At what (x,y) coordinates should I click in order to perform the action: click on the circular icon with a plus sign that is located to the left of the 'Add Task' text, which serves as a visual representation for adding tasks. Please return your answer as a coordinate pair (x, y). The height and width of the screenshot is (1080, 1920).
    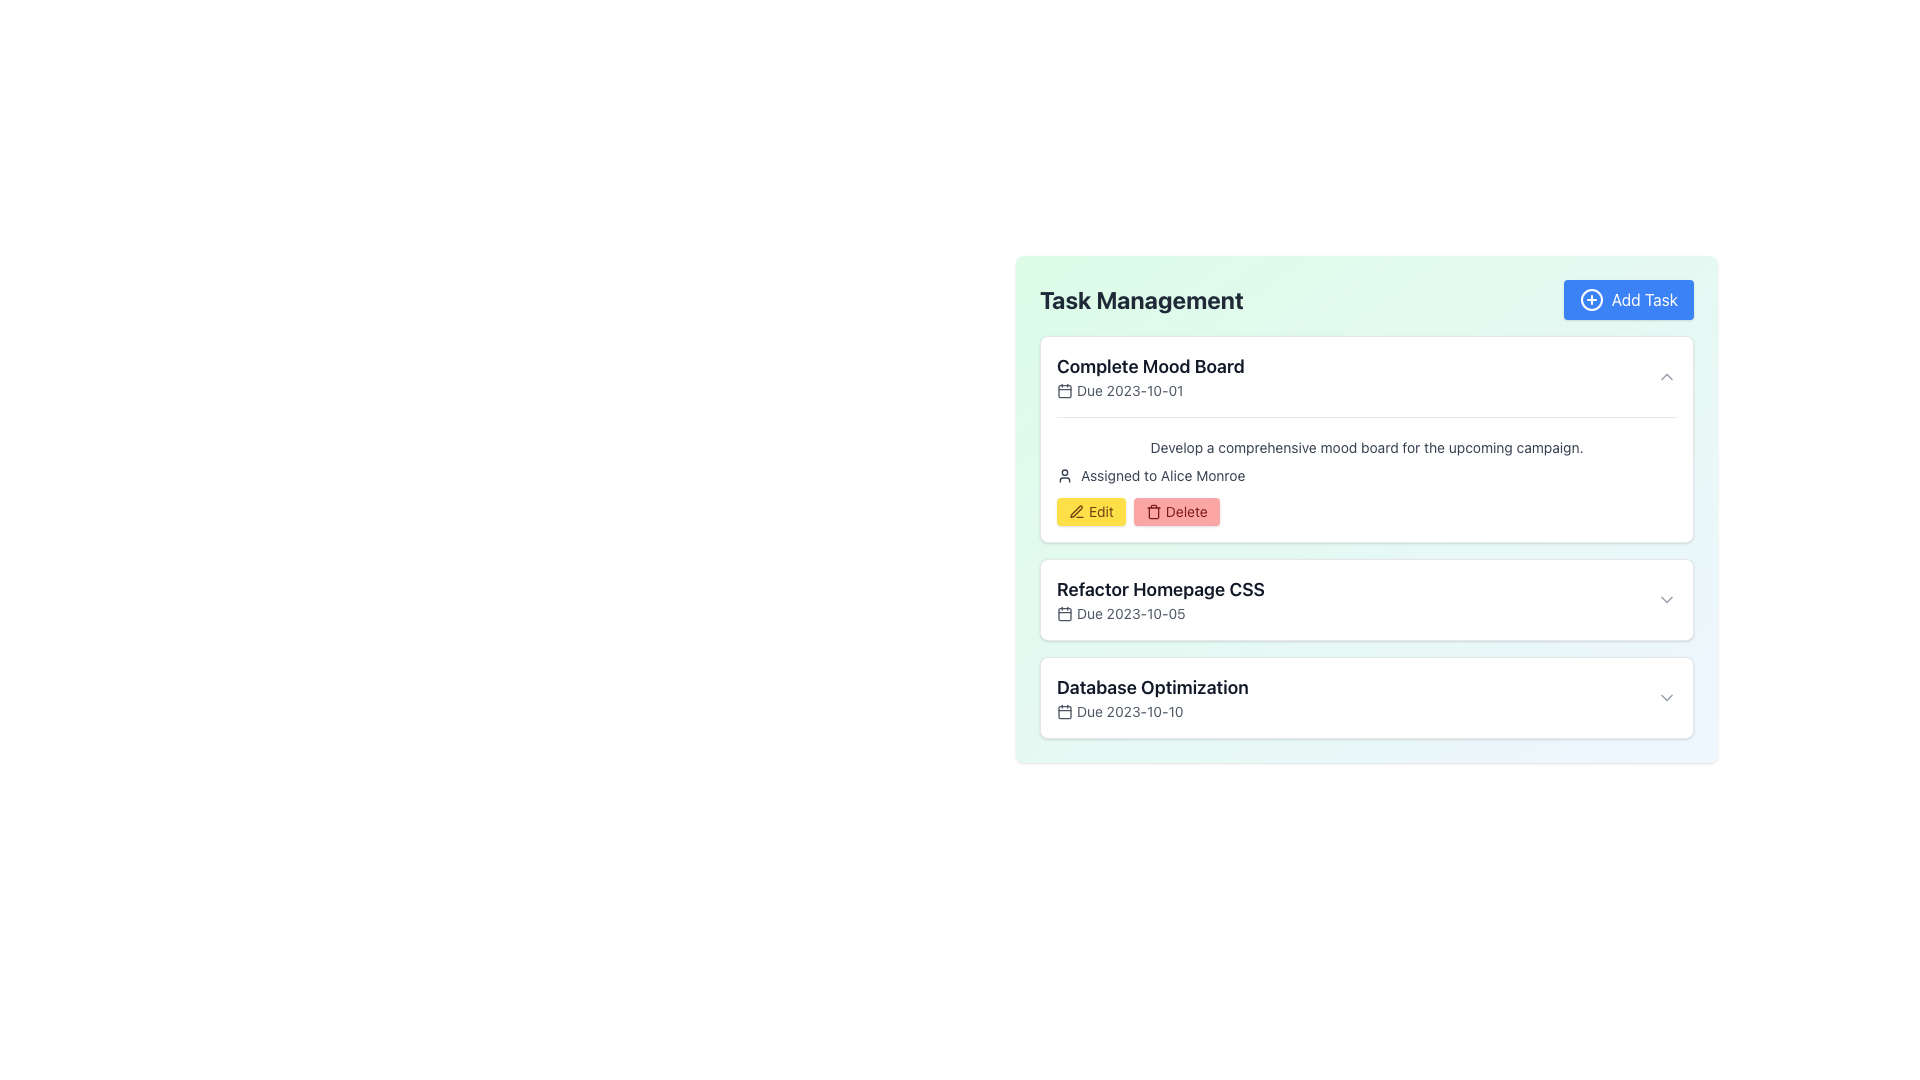
    Looking at the image, I should click on (1590, 300).